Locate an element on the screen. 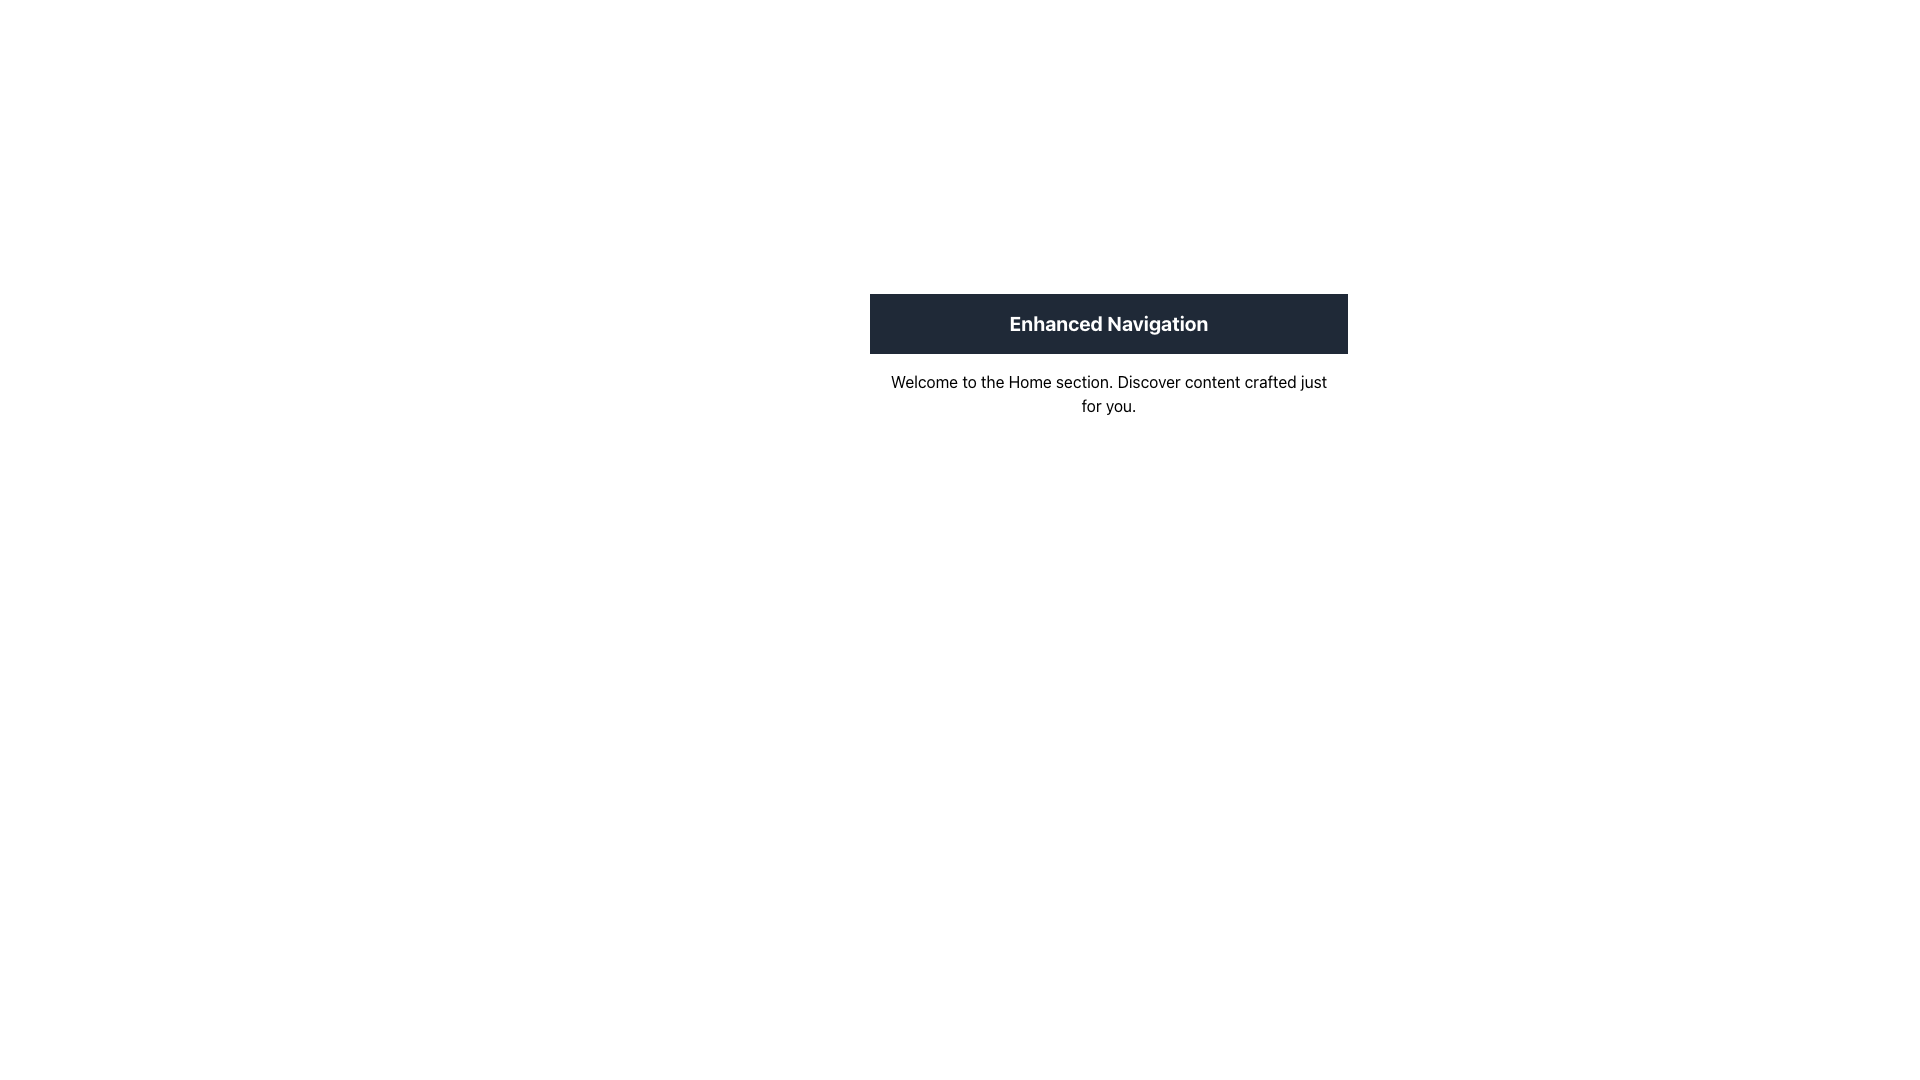 The width and height of the screenshot is (1920, 1080). descriptive text that says 'Welcome to the Home section. Discover content crafted just for you.' which is centered below the header 'Enhanced Navigation' is located at coordinates (1107, 393).